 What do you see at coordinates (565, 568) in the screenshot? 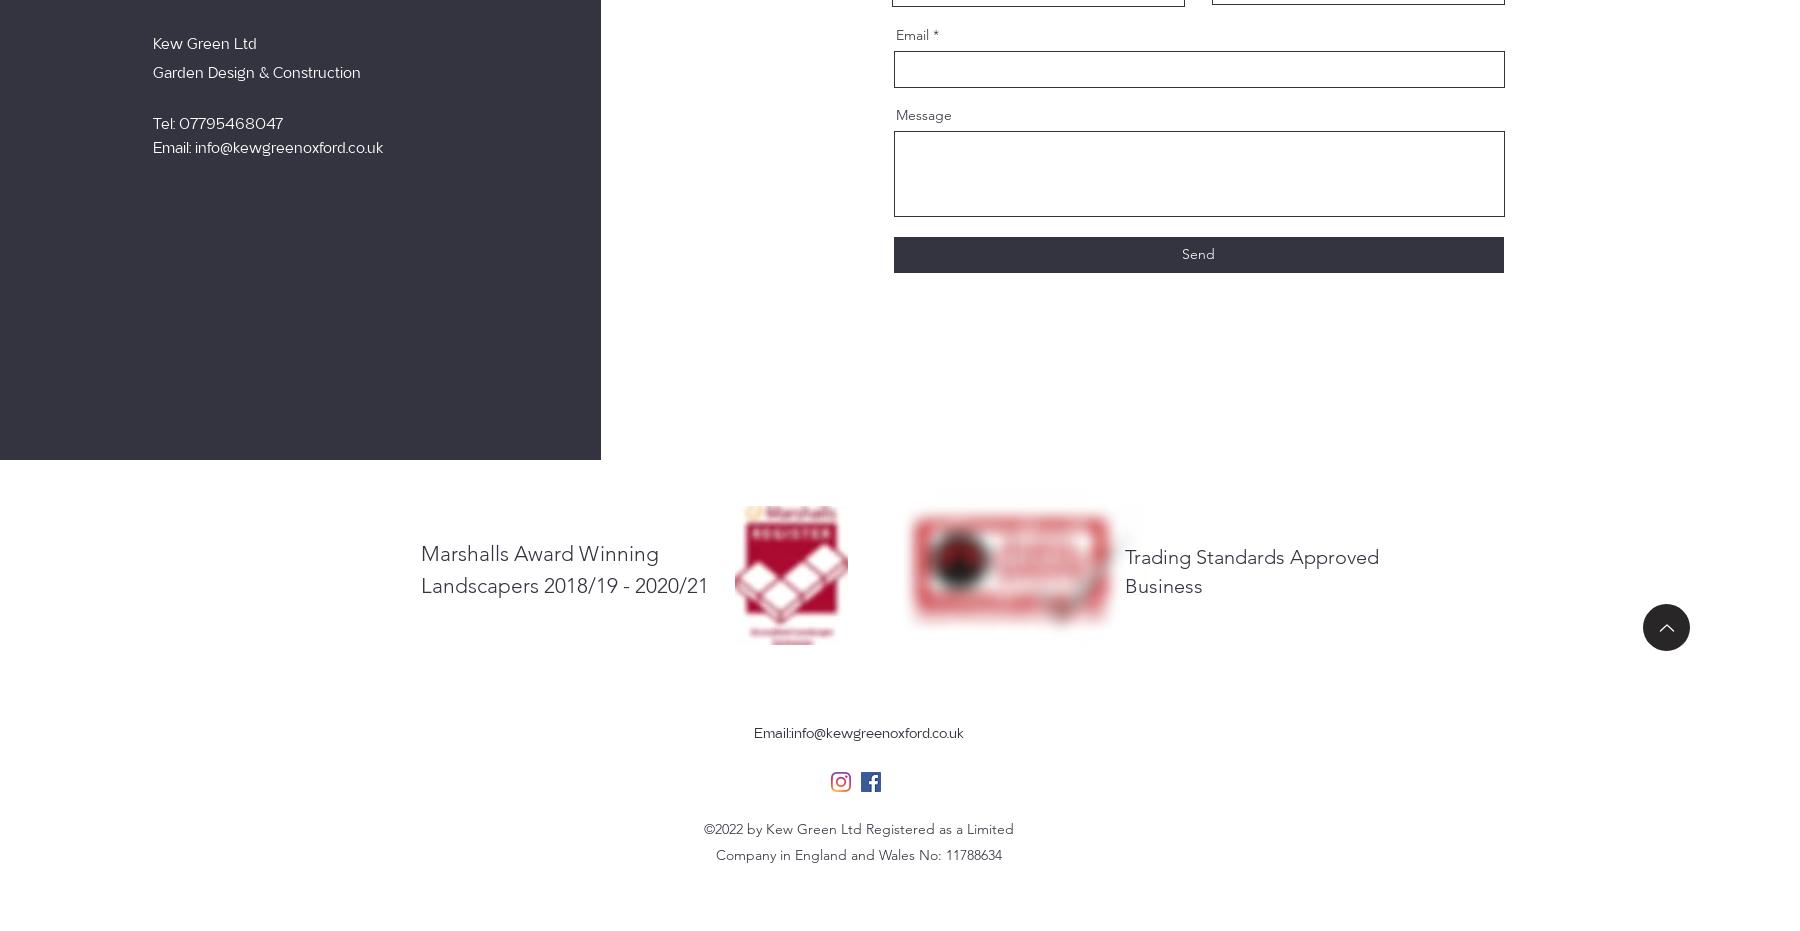
I see `'Marshalls Award Winning Landscapers 2018/19 - 2020/21'` at bounding box center [565, 568].